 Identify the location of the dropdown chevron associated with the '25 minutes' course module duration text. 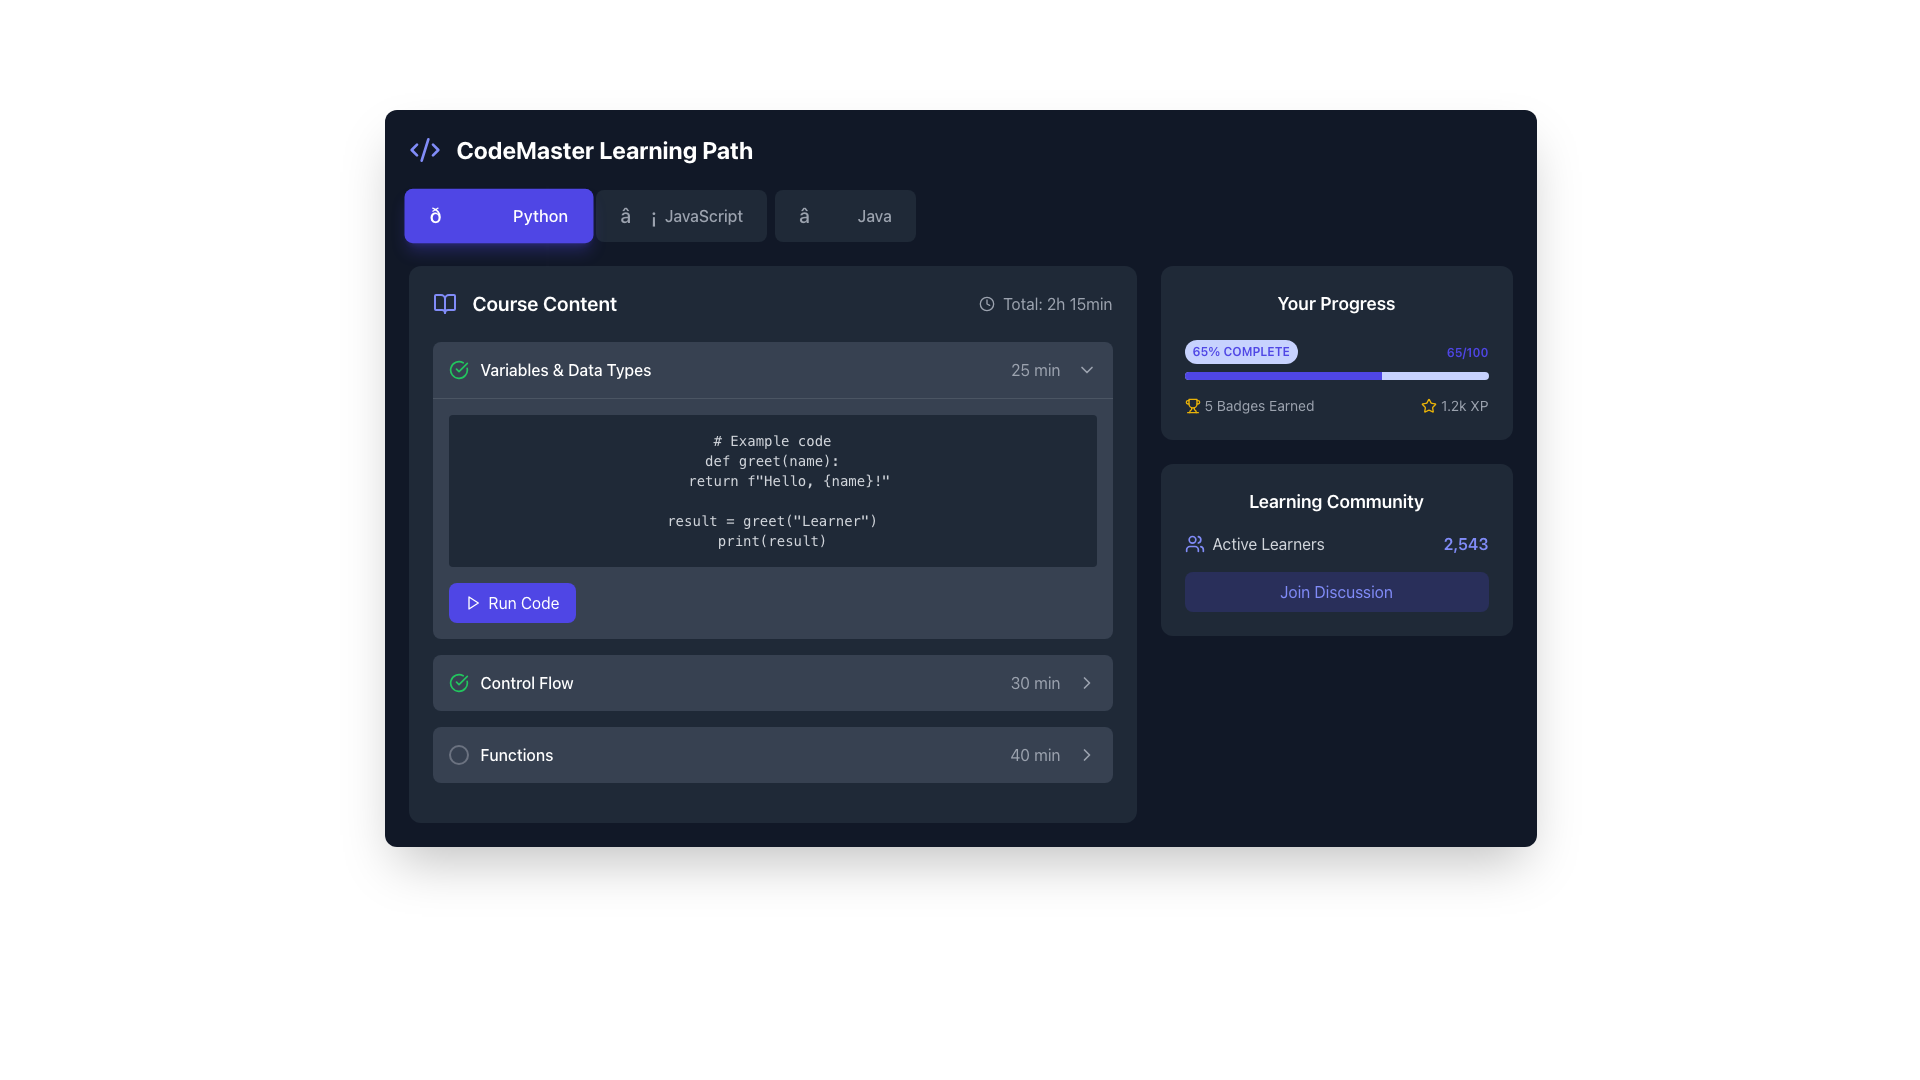
(1052, 370).